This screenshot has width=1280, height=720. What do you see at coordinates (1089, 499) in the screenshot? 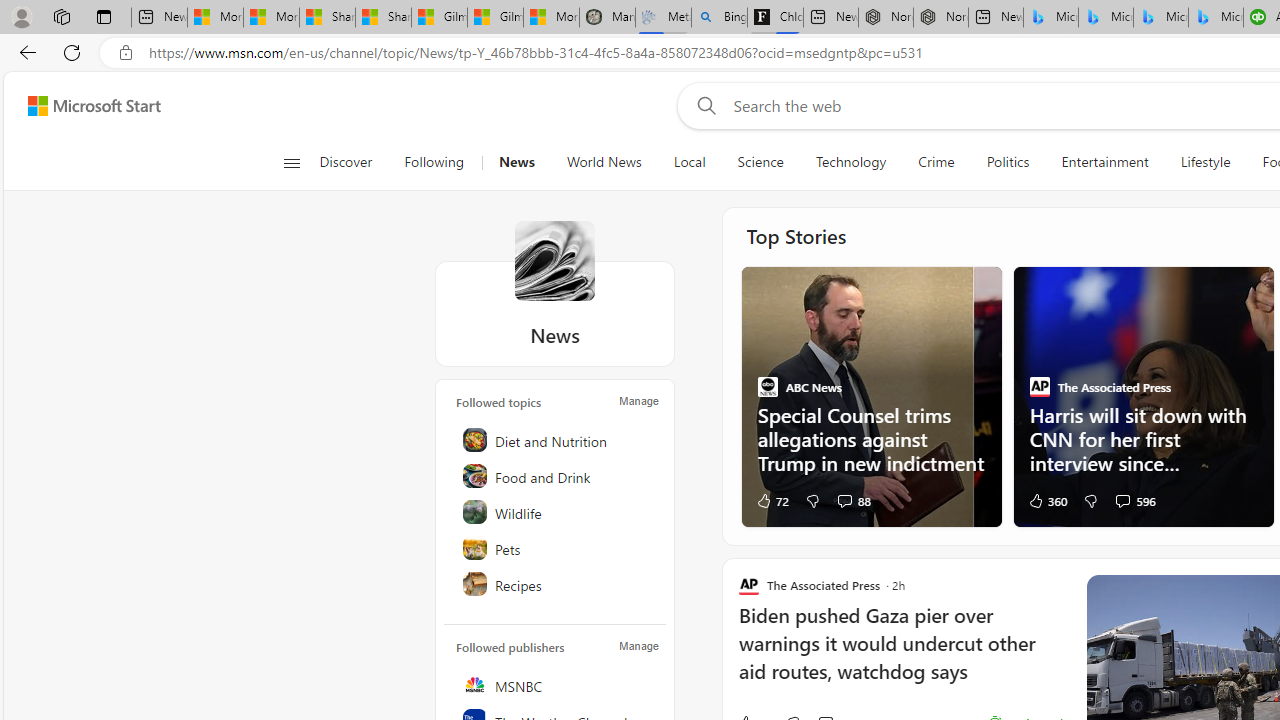
I see `'Dislike'` at bounding box center [1089, 499].